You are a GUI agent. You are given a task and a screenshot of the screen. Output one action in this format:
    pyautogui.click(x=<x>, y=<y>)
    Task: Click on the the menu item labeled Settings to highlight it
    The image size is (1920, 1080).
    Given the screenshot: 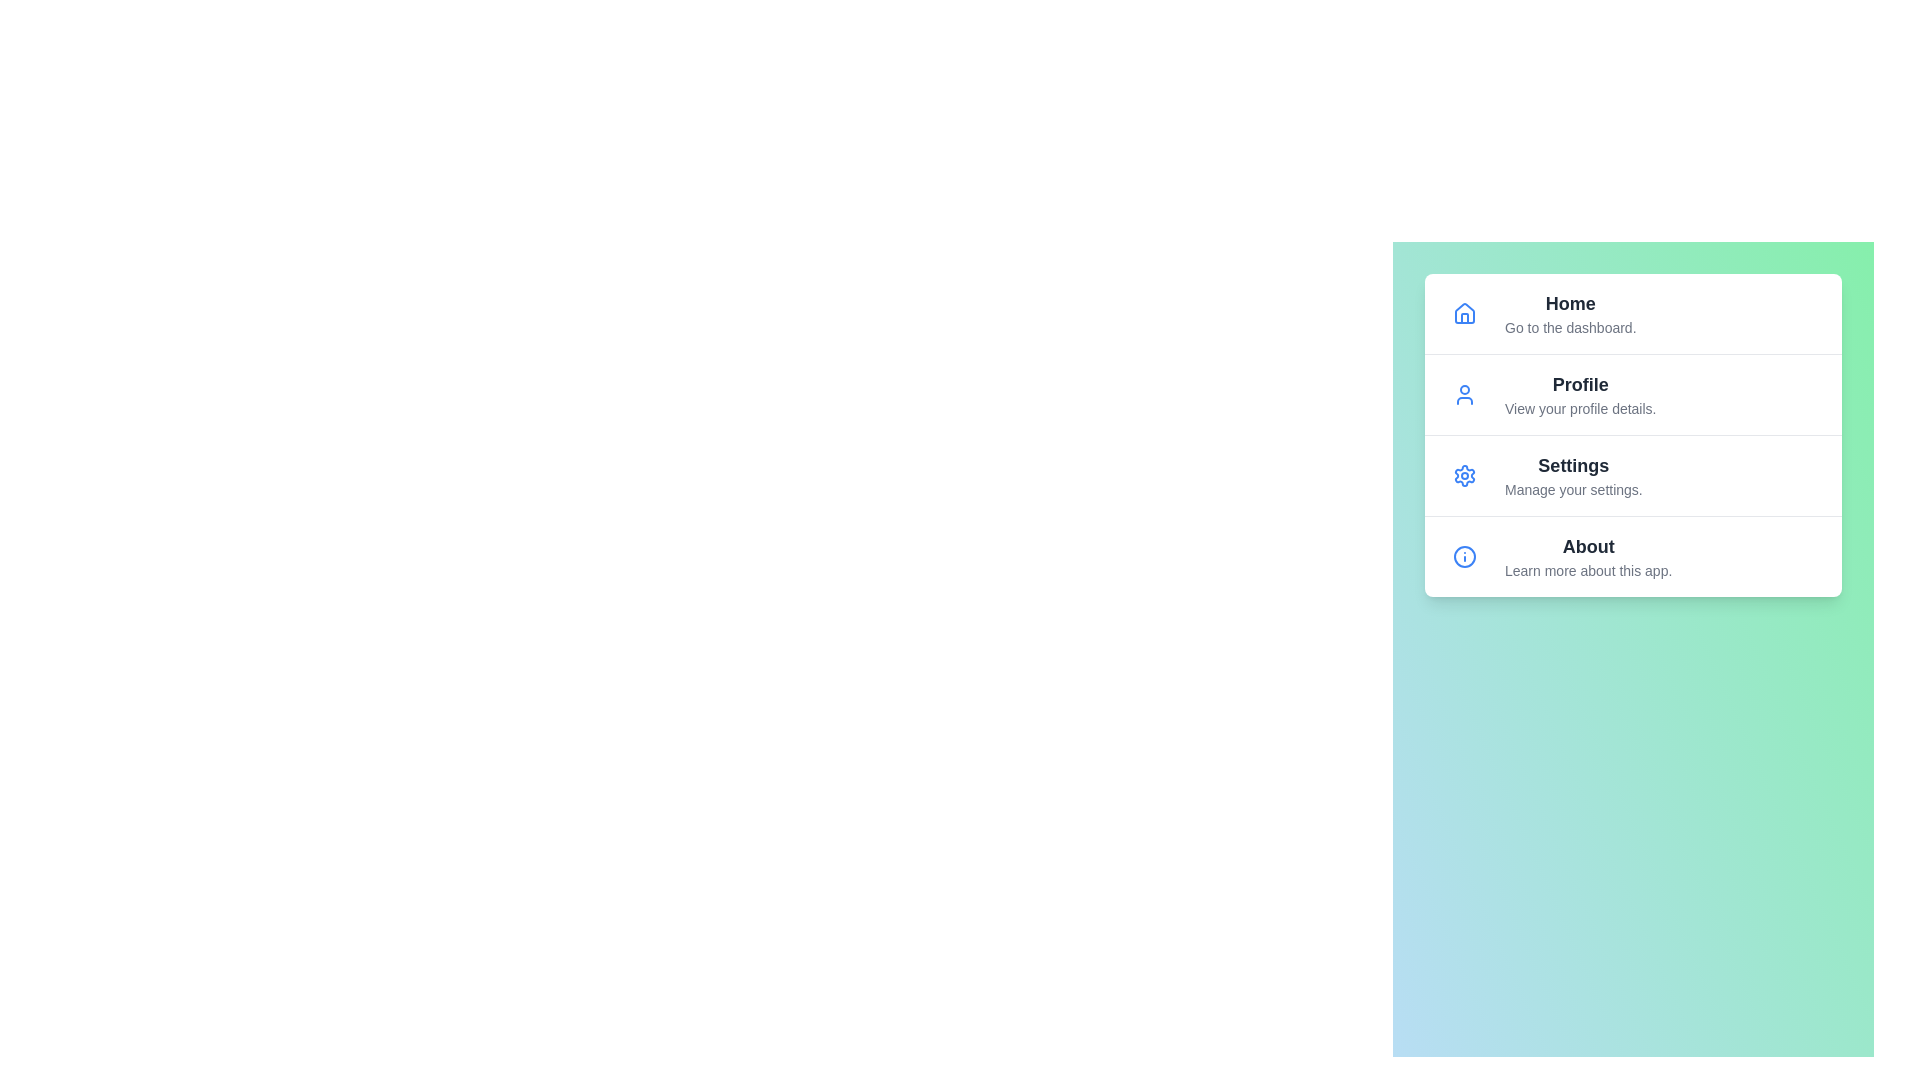 What is the action you would take?
    pyautogui.click(x=1633, y=475)
    